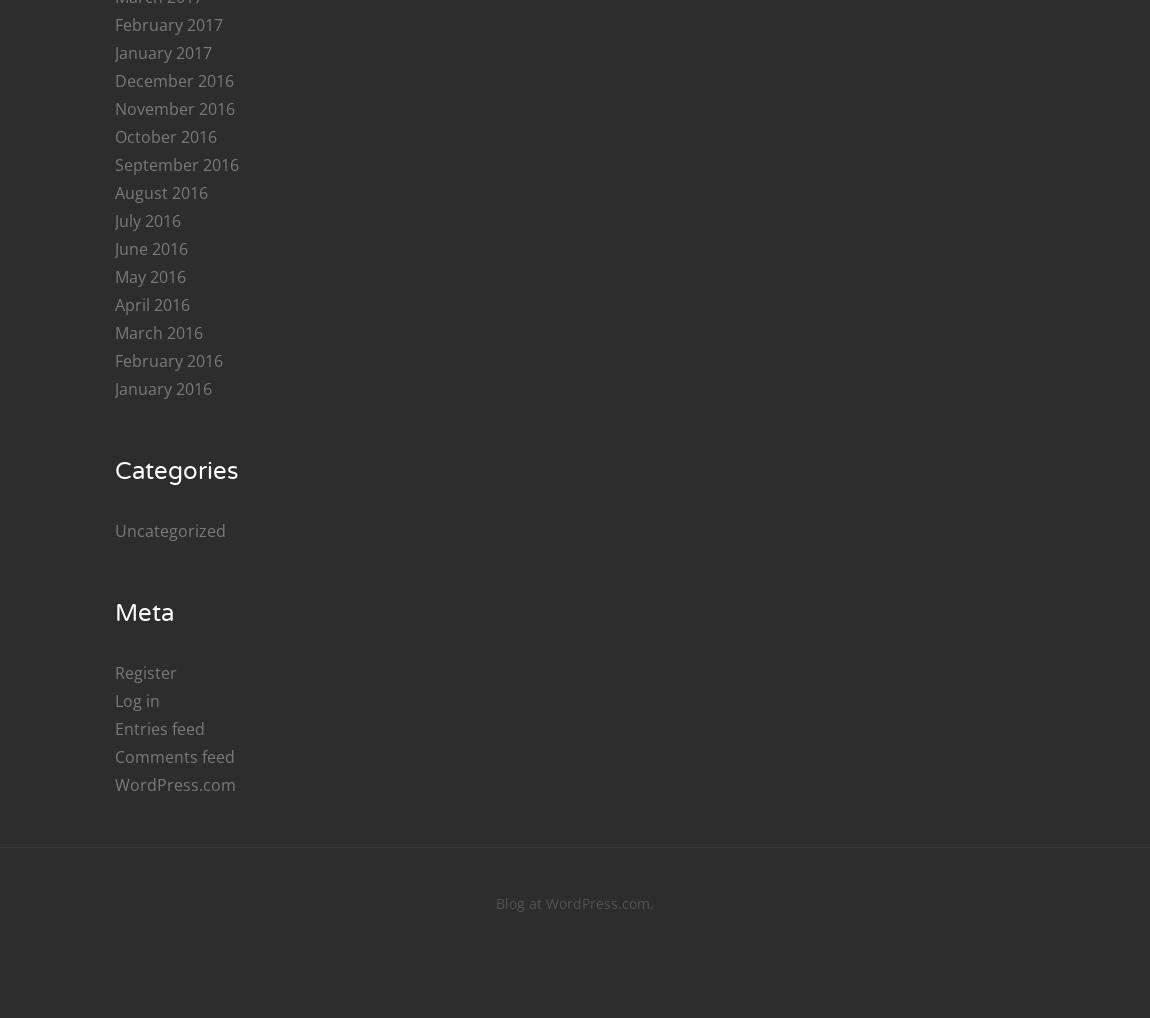 This screenshot has height=1018, width=1150. Describe the element at coordinates (174, 732) in the screenshot. I see `'November 2017'` at that location.